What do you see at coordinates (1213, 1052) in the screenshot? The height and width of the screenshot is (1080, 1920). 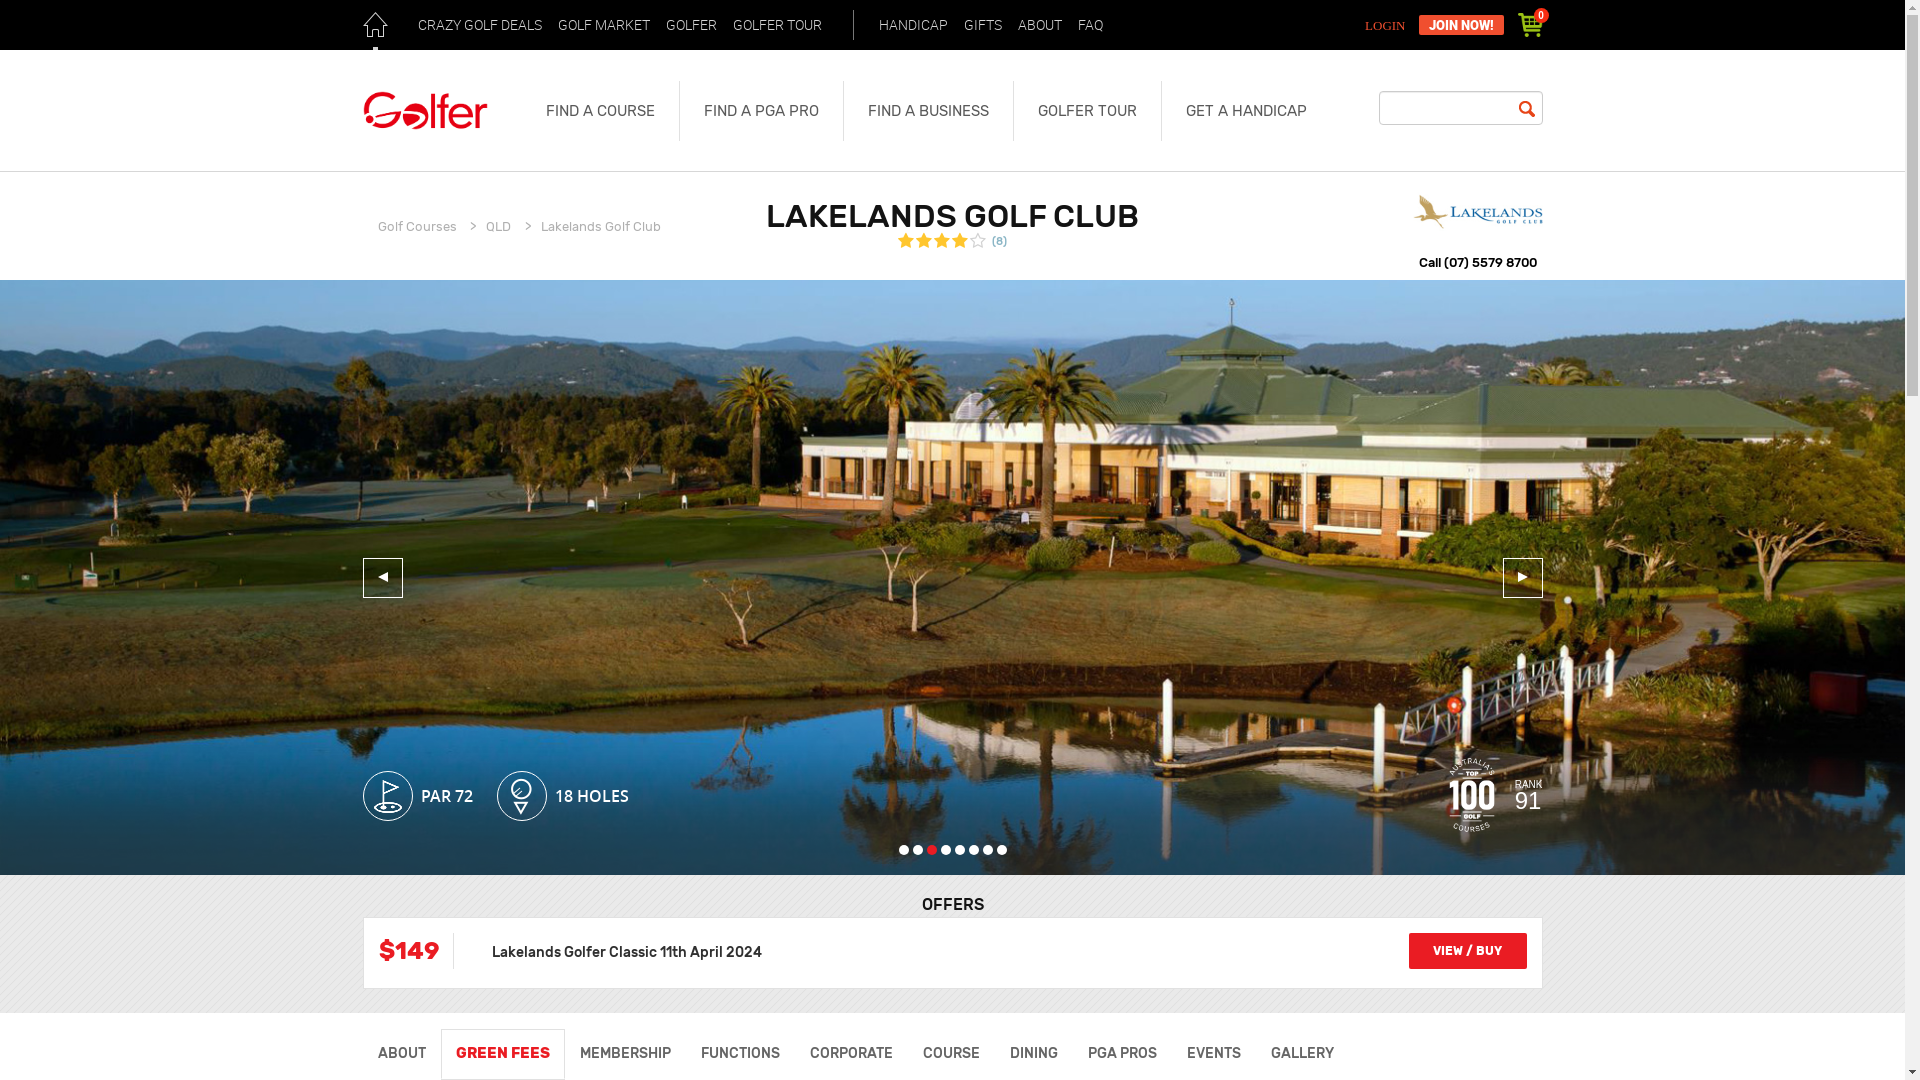 I see `'EVENTS'` at bounding box center [1213, 1052].